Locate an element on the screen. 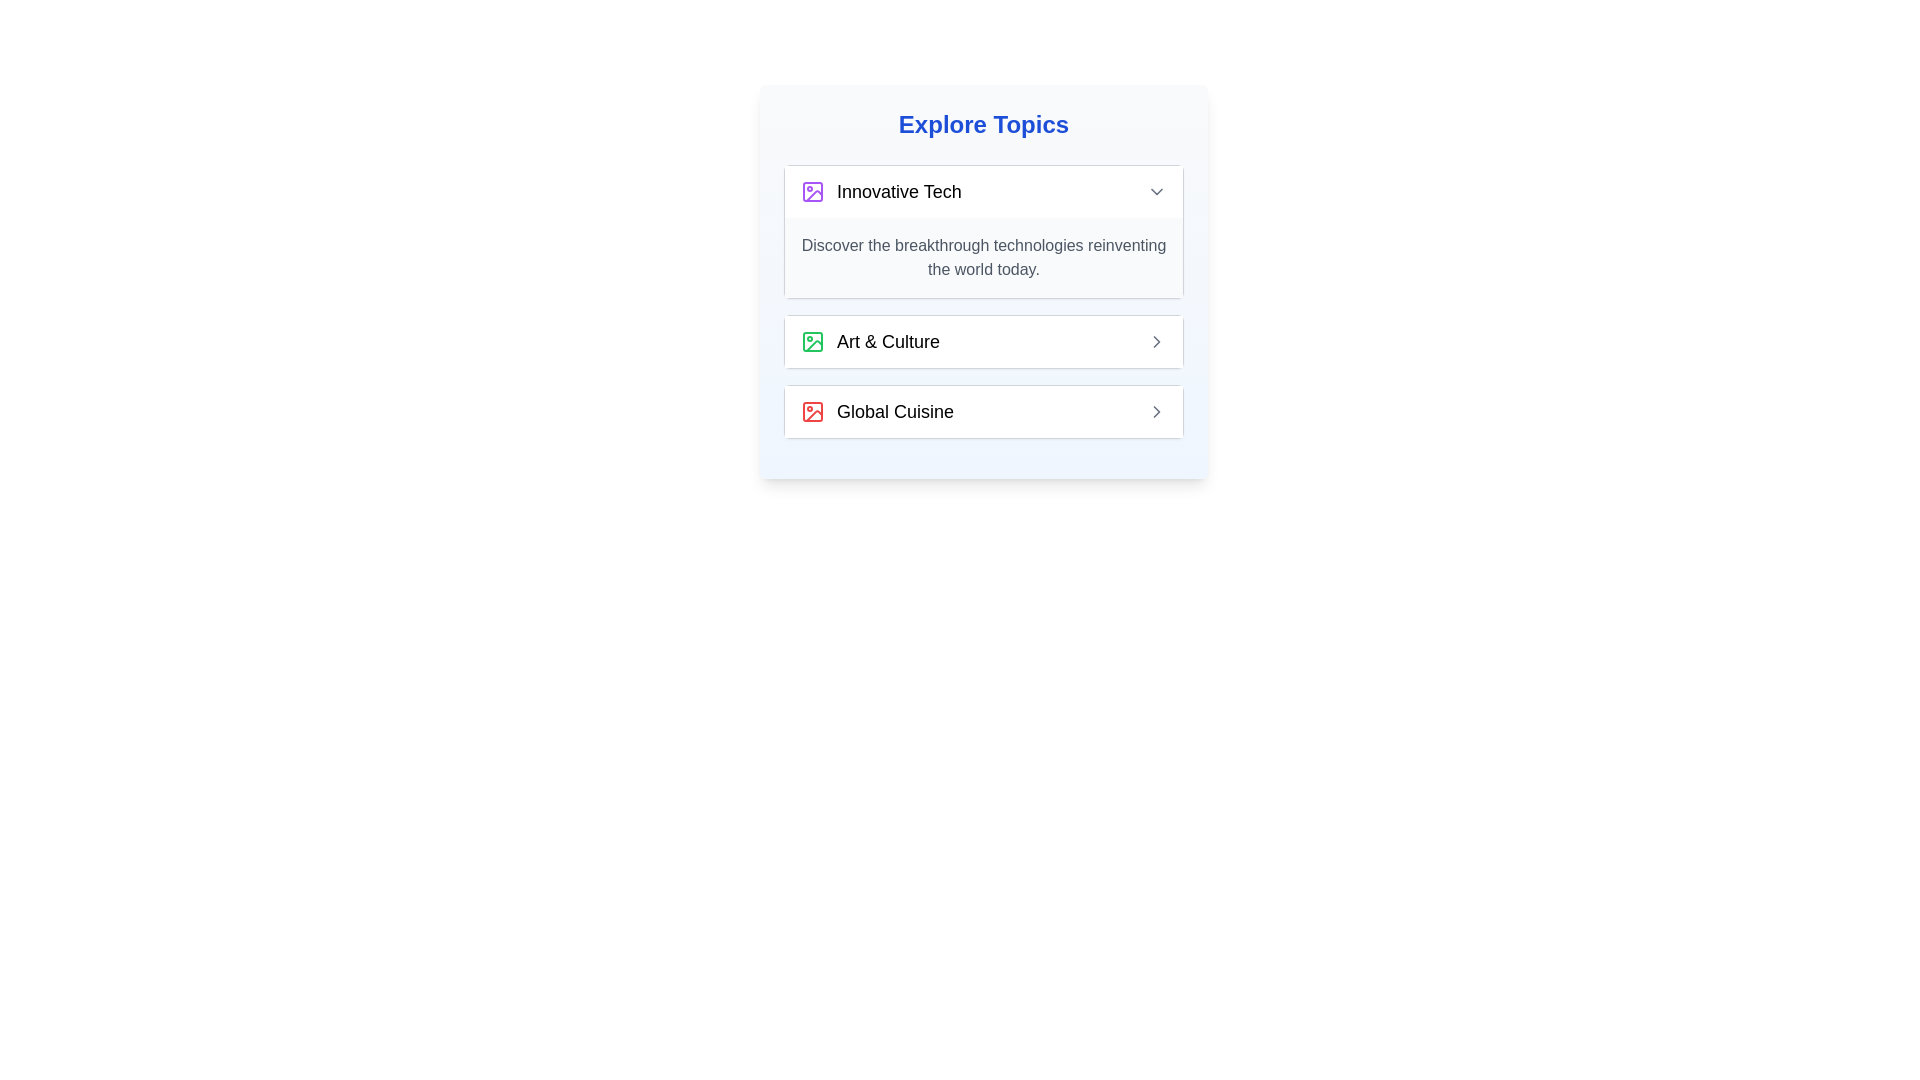 The image size is (1920, 1080). the right-arrow icon in the second list entry labeled 'Art & Culture', which is visually characterized by a minimal solid outline and points to the right is located at coordinates (1156, 341).